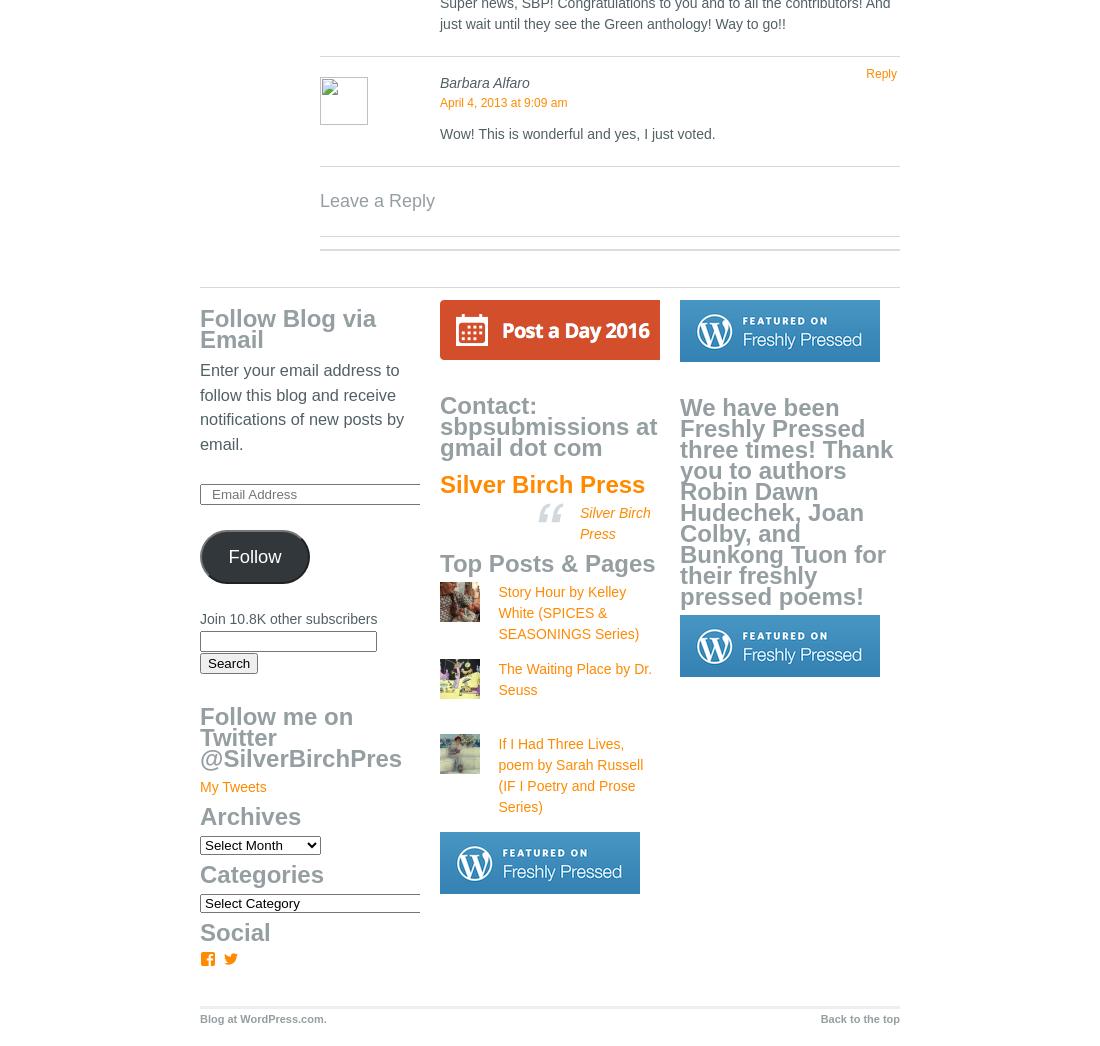  Describe the element at coordinates (573, 678) in the screenshot. I see `'The Waiting Place by Dr. Seuss'` at that location.